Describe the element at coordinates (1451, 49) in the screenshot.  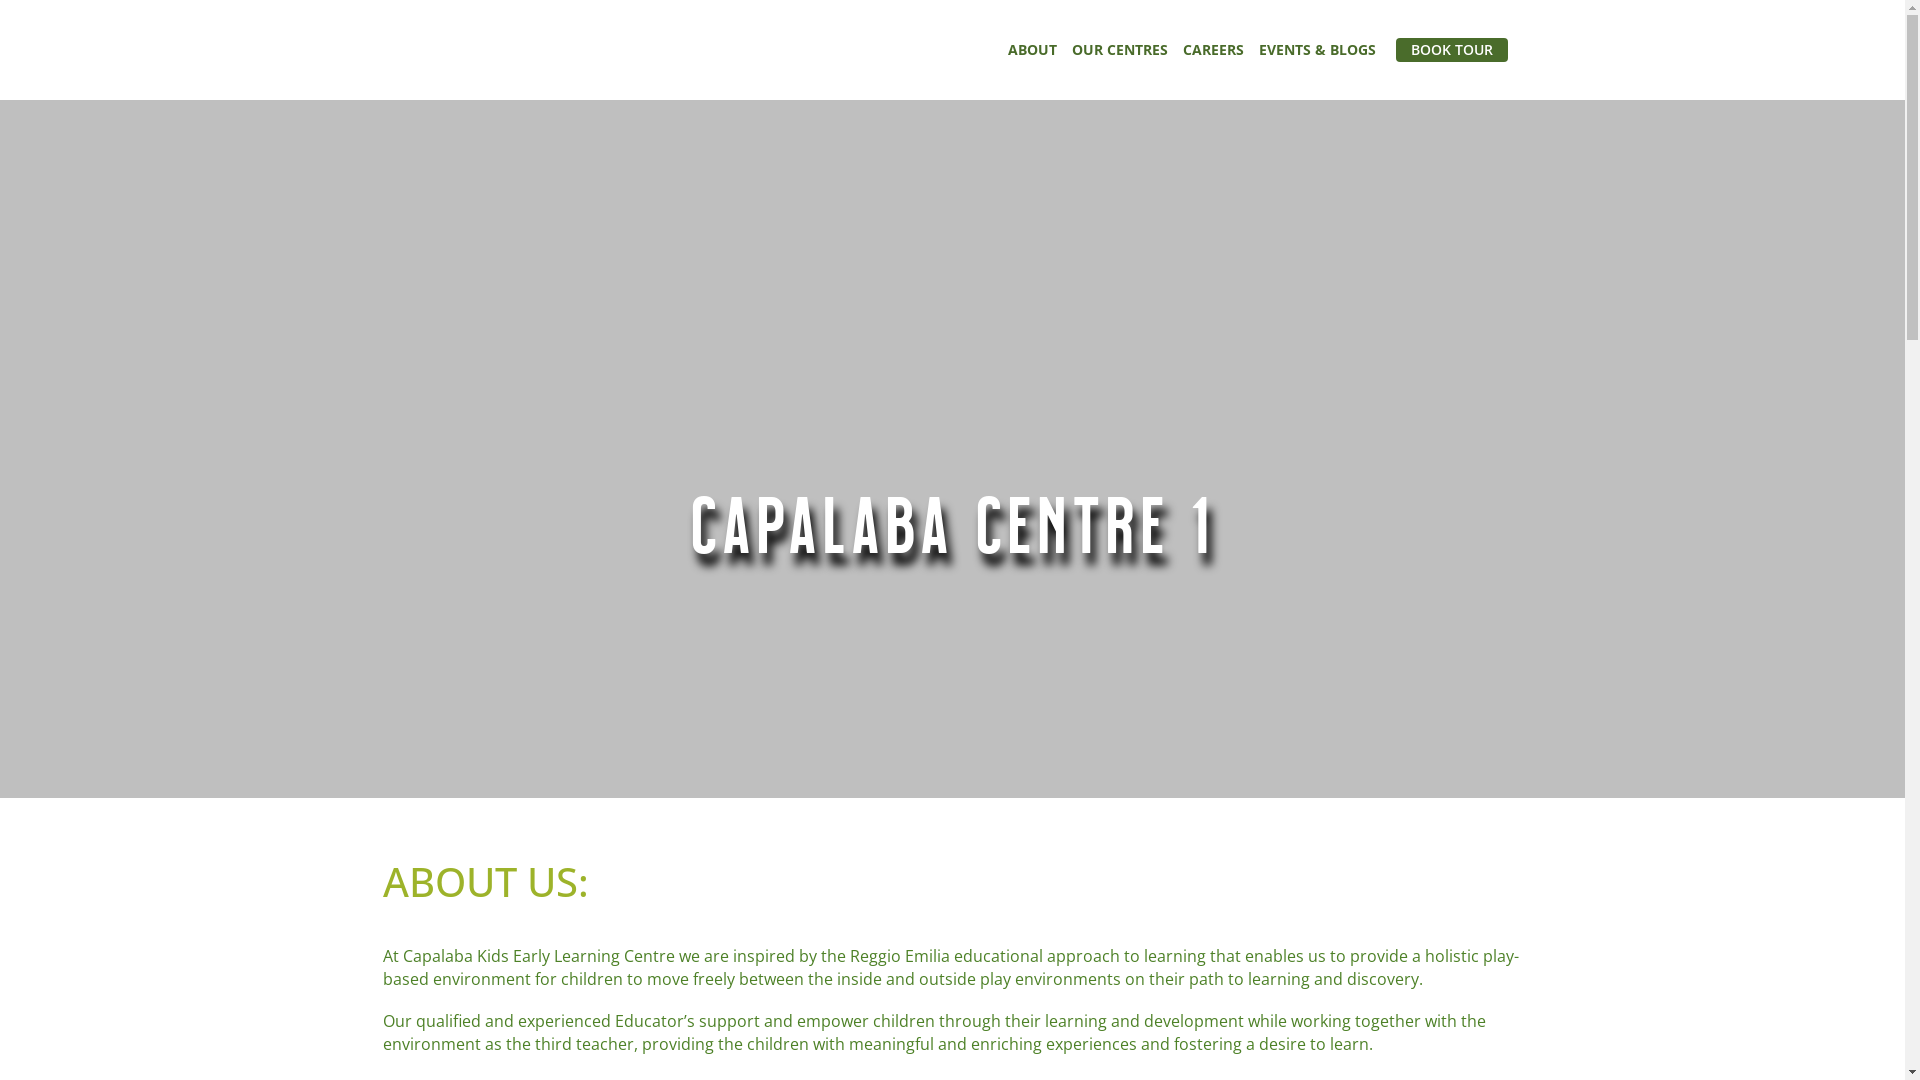
I see `'BOOK TOUR'` at that location.